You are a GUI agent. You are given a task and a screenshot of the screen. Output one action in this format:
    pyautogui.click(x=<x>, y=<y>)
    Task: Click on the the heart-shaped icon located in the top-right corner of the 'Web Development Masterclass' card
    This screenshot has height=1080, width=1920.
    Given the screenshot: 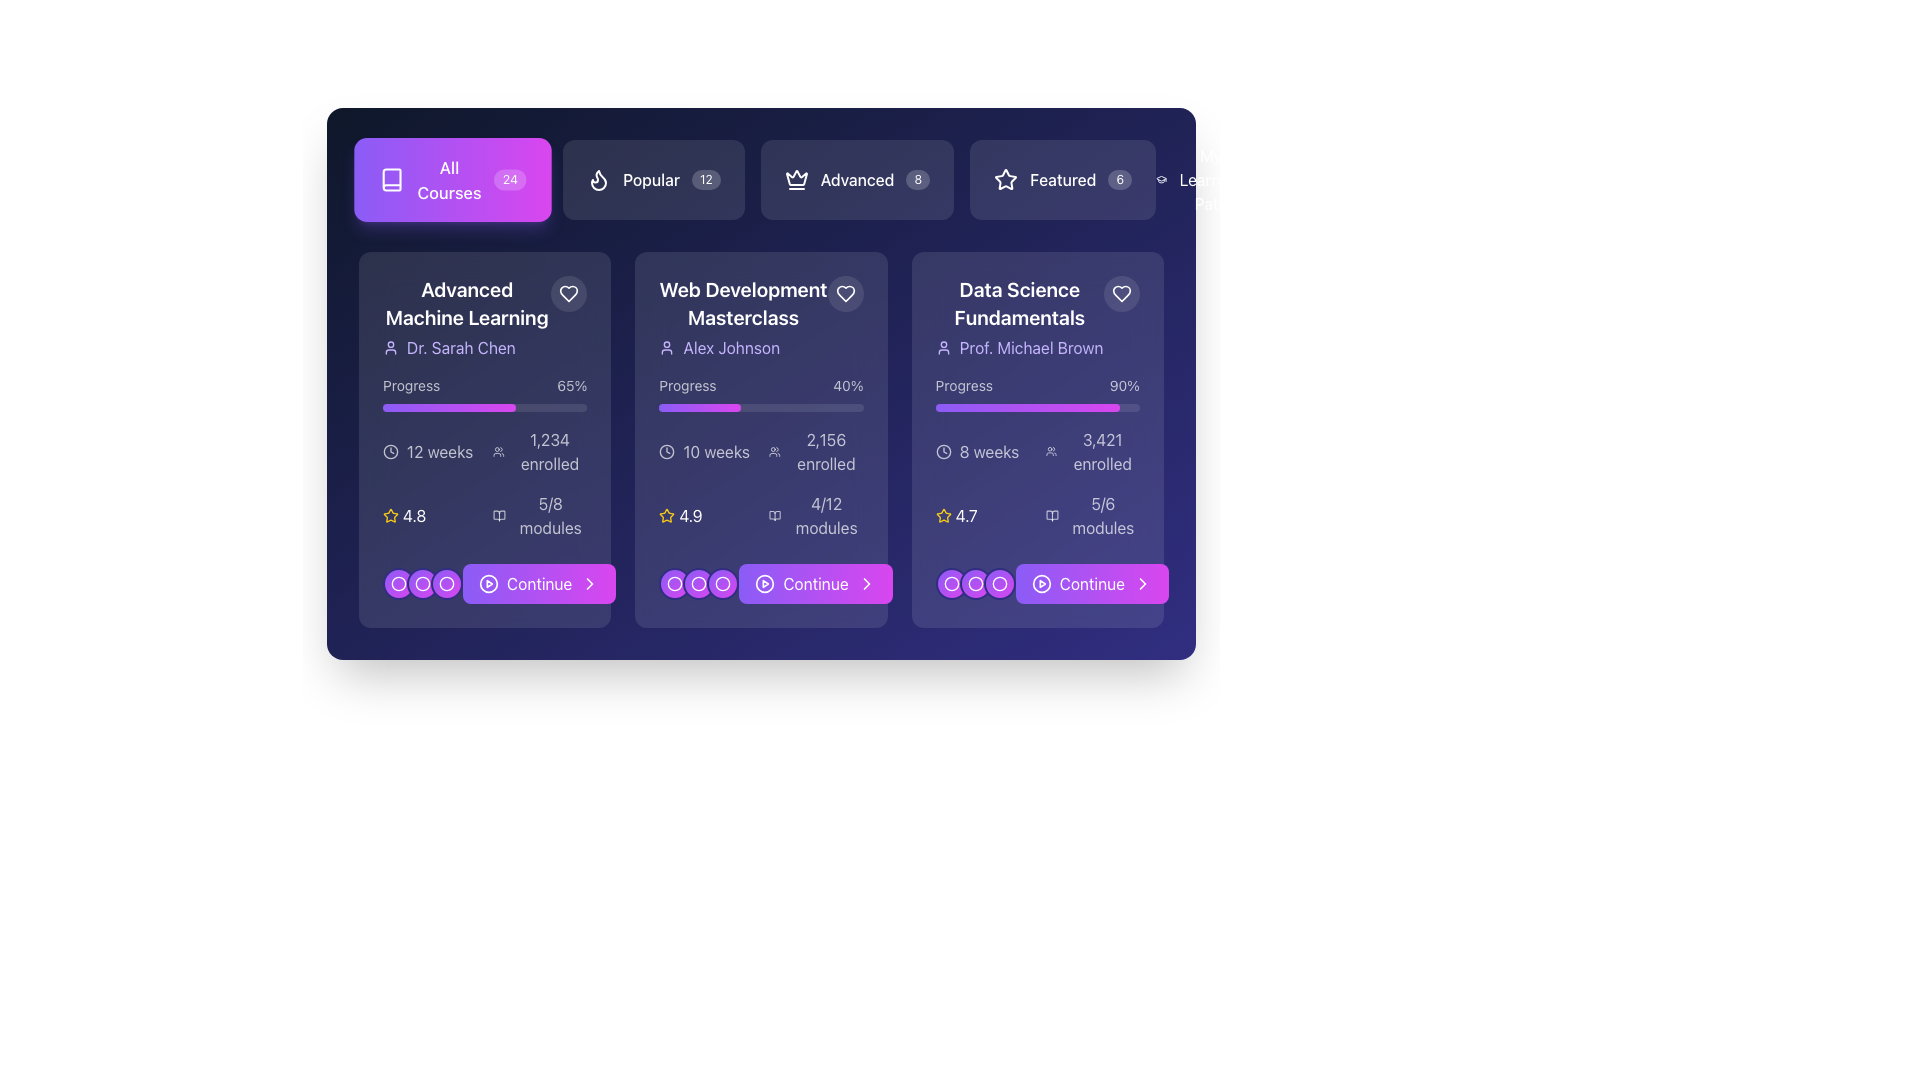 What is the action you would take?
    pyautogui.click(x=845, y=293)
    